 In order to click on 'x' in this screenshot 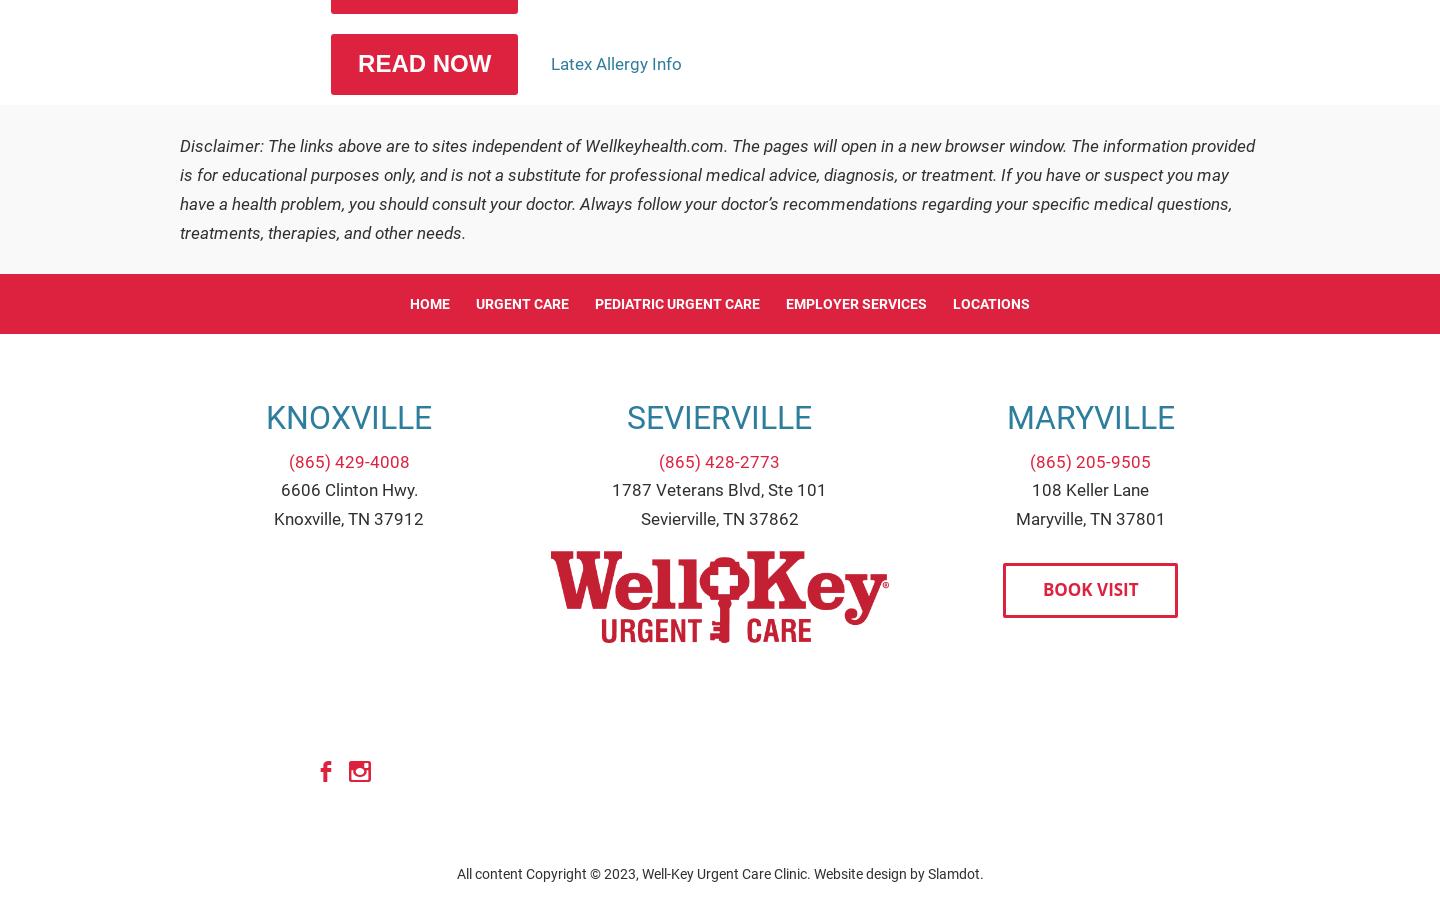, I will do `click(360, 771)`.